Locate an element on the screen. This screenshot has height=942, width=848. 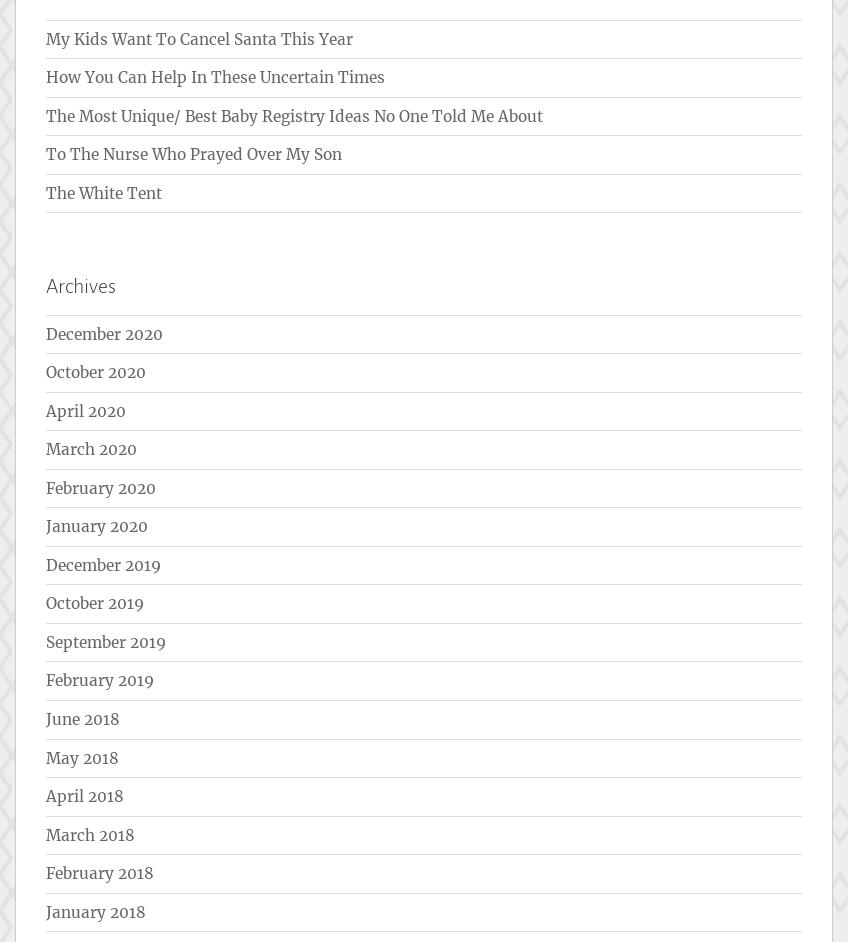
'April 2018' is located at coordinates (84, 796).